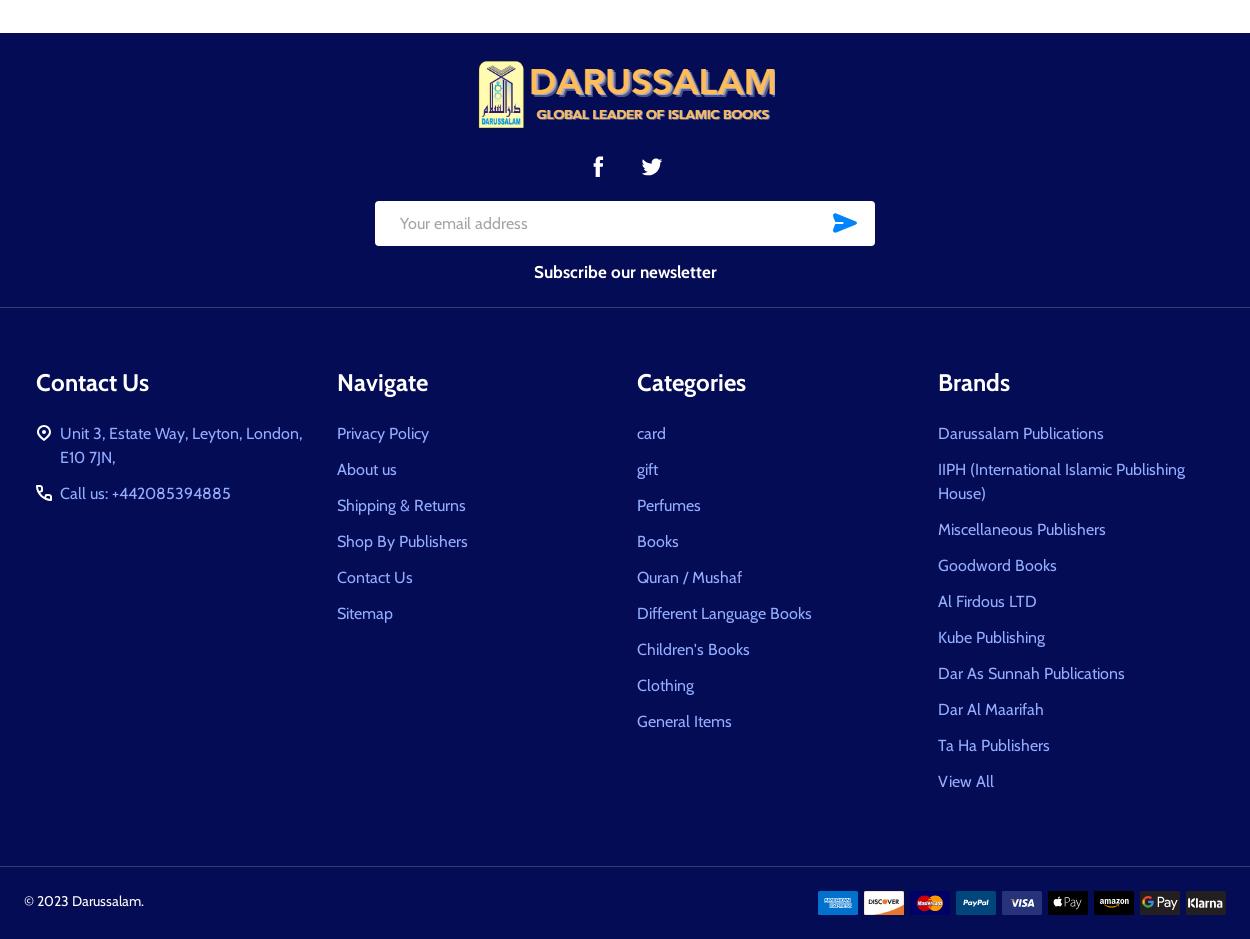  What do you see at coordinates (647, 468) in the screenshot?
I see `'gift'` at bounding box center [647, 468].